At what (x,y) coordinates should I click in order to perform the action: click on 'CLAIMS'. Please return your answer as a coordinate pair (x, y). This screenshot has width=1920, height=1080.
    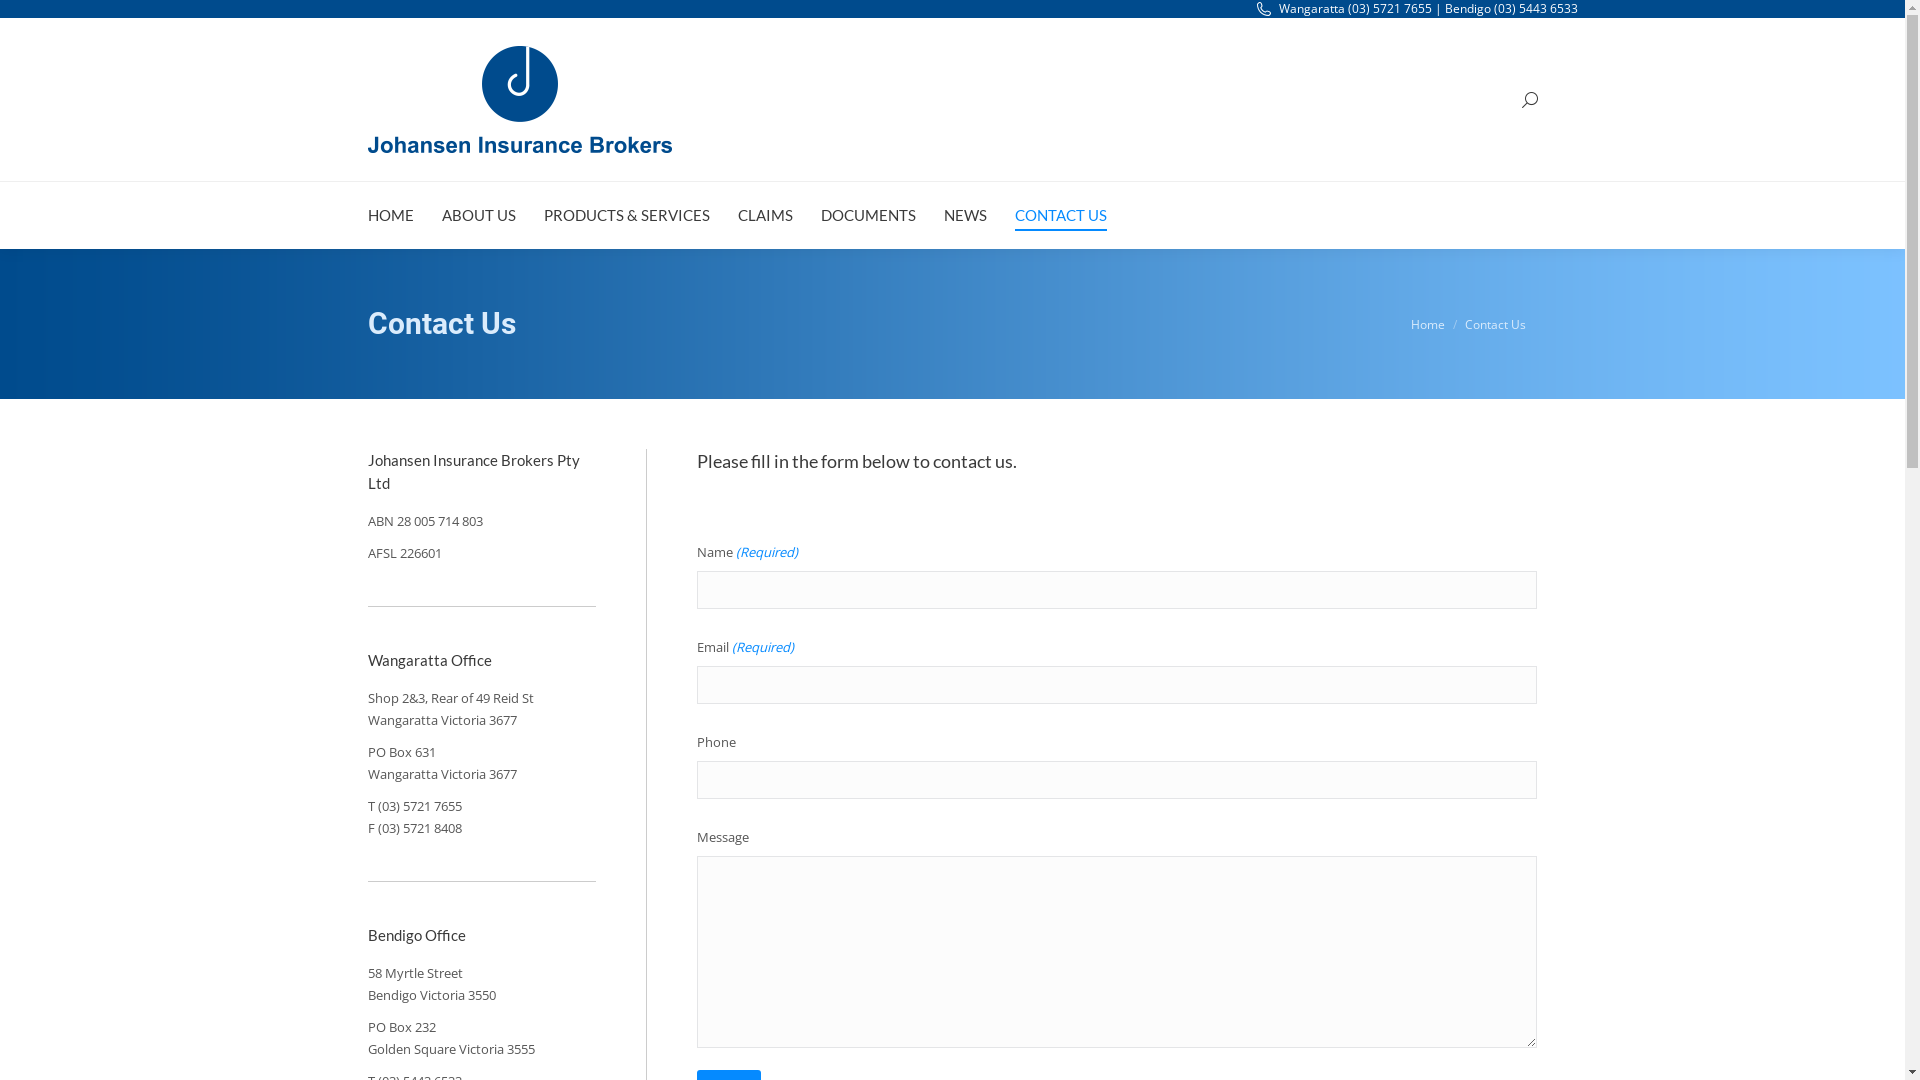
    Looking at the image, I should click on (764, 215).